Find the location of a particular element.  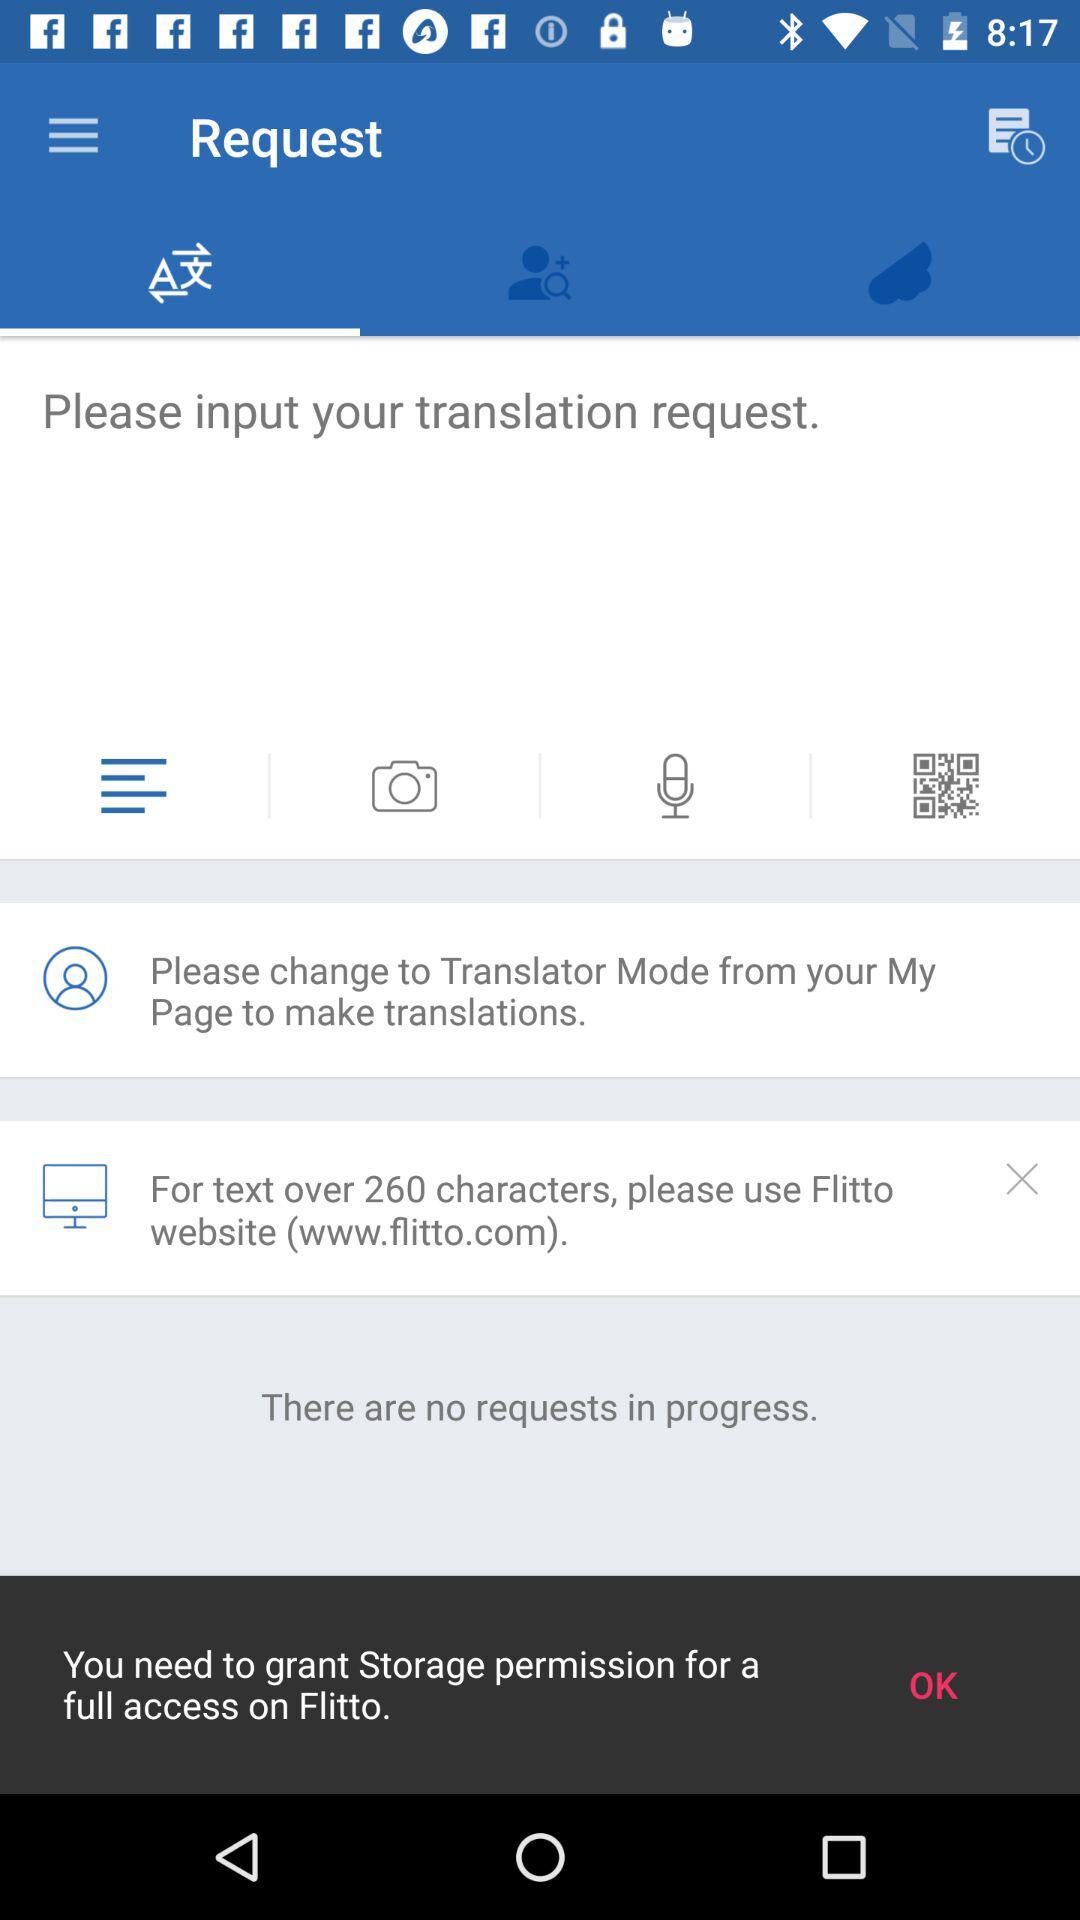

click camera image is located at coordinates (404, 785).